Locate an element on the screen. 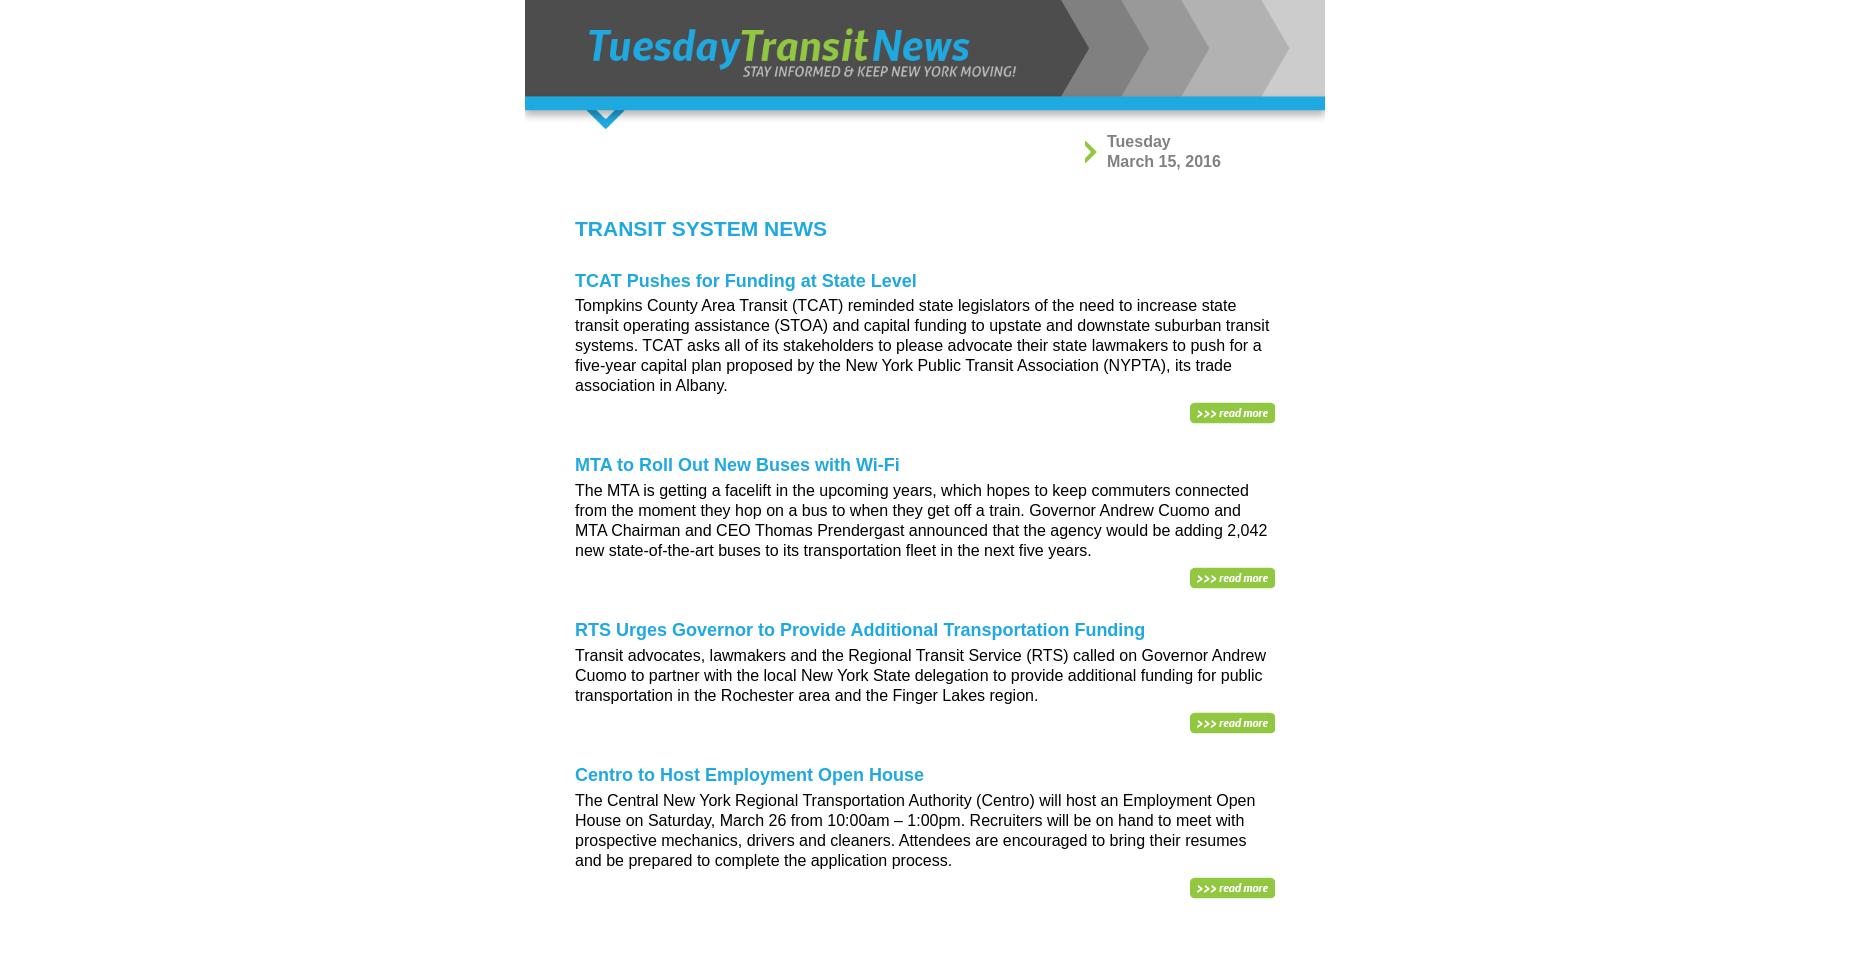 Image resolution: width=1850 pixels, height=956 pixels. 'March 15, 2016' is located at coordinates (1162, 160).